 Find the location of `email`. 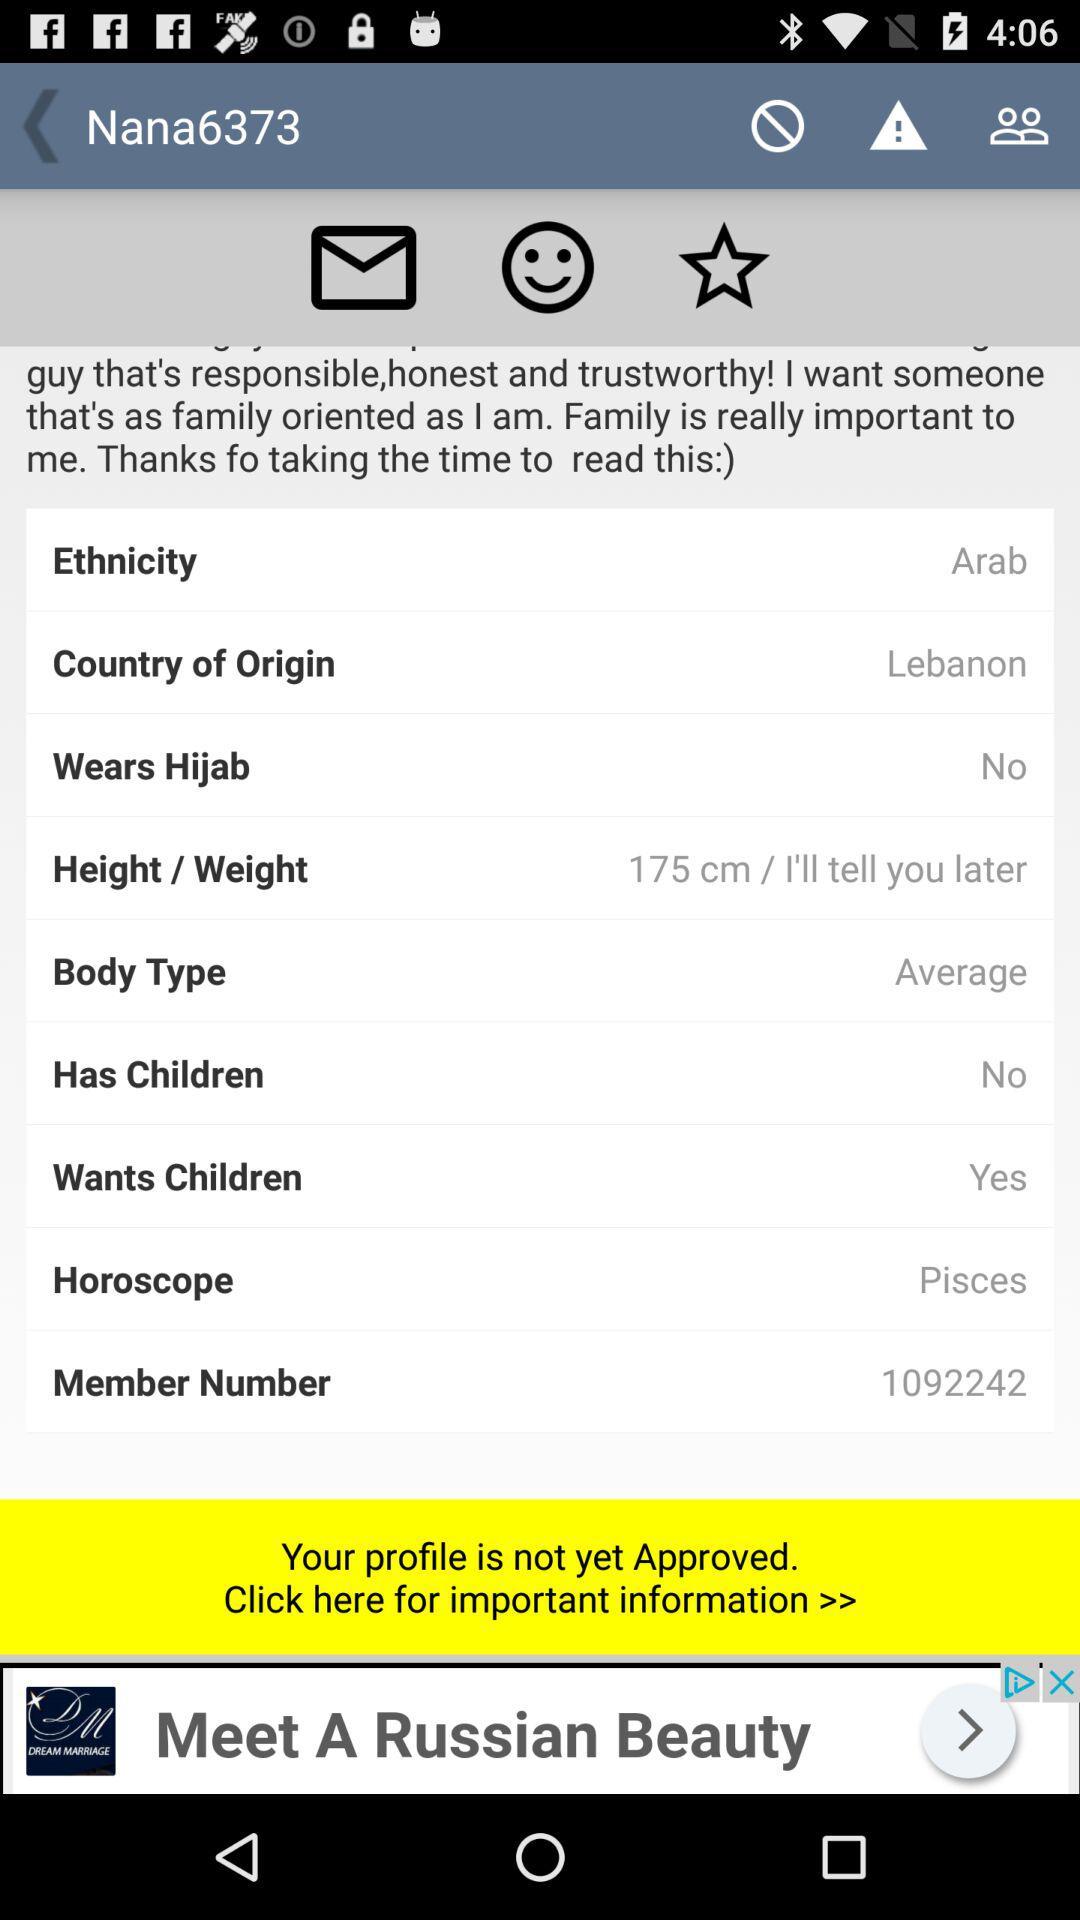

email is located at coordinates (363, 266).